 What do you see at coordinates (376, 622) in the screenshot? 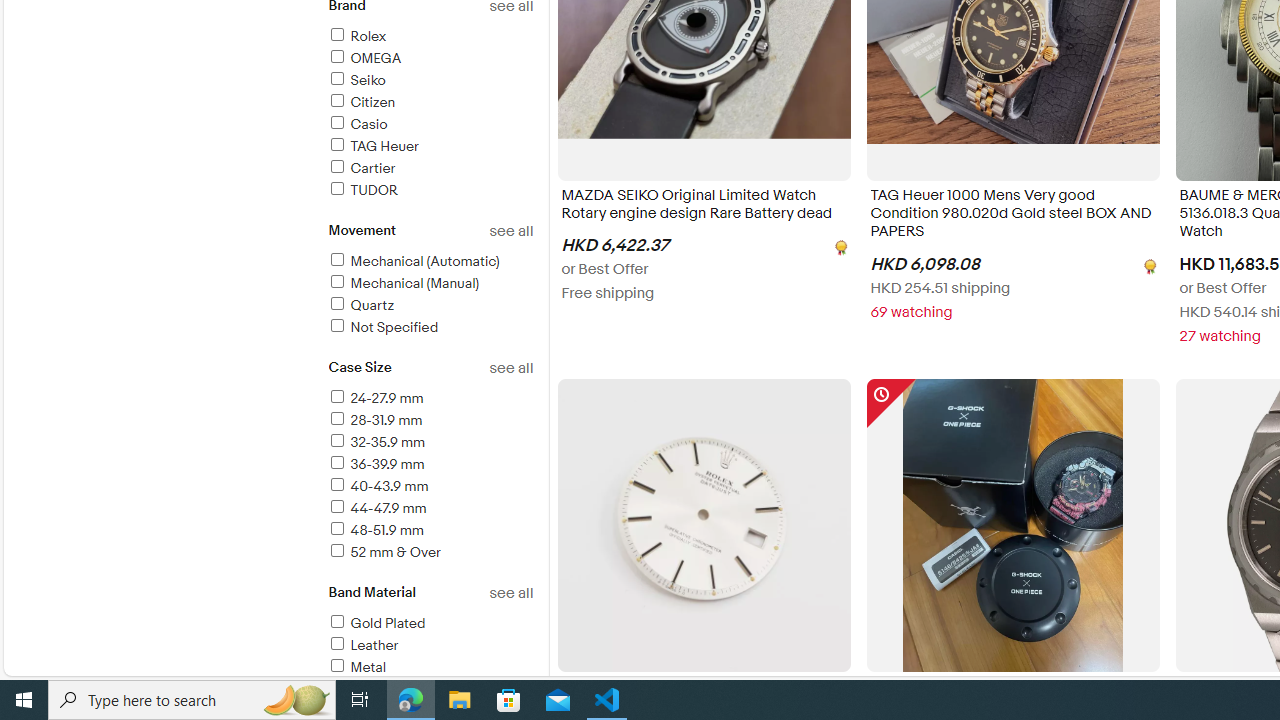
I see `'Gold Plated'` at bounding box center [376, 622].